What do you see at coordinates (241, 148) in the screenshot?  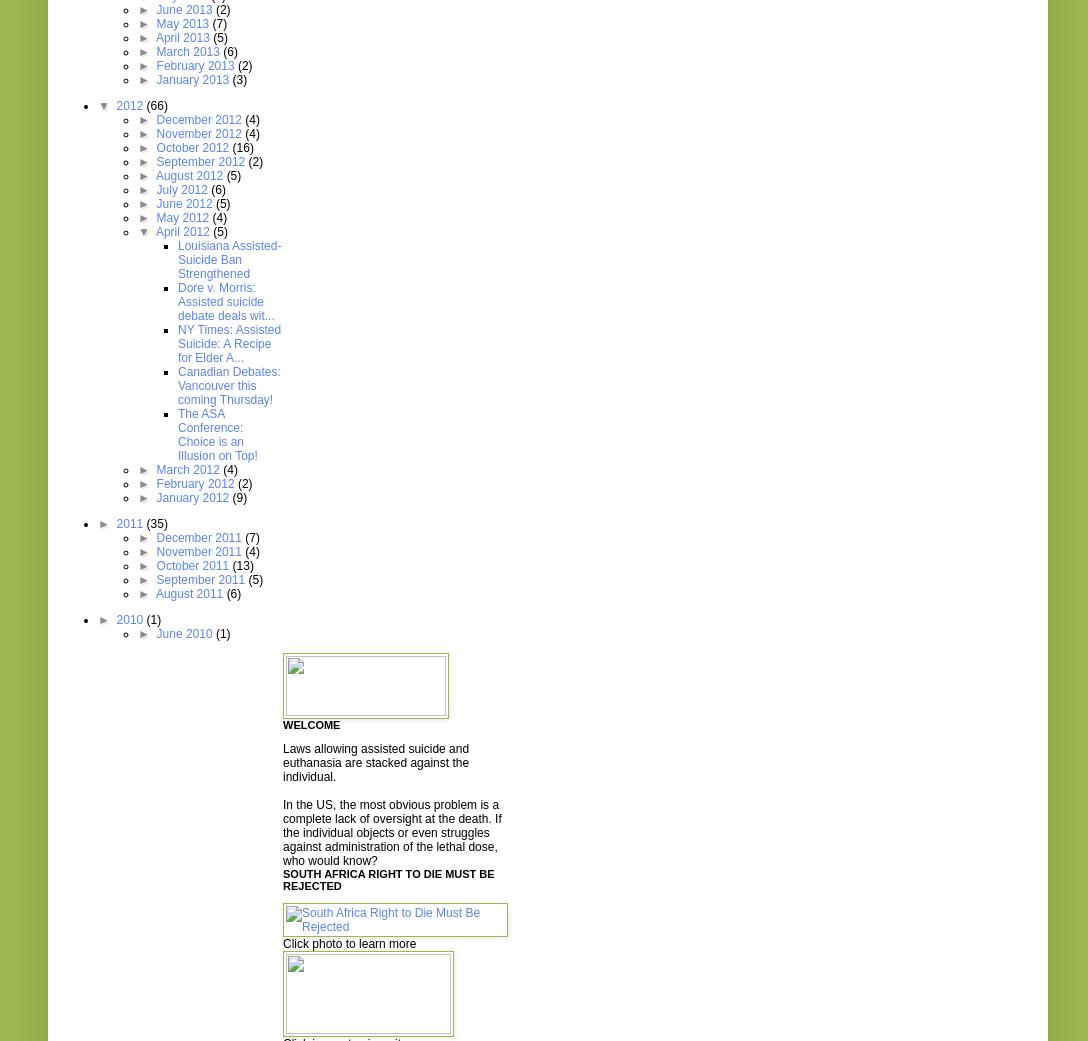 I see `'(16)'` at bounding box center [241, 148].